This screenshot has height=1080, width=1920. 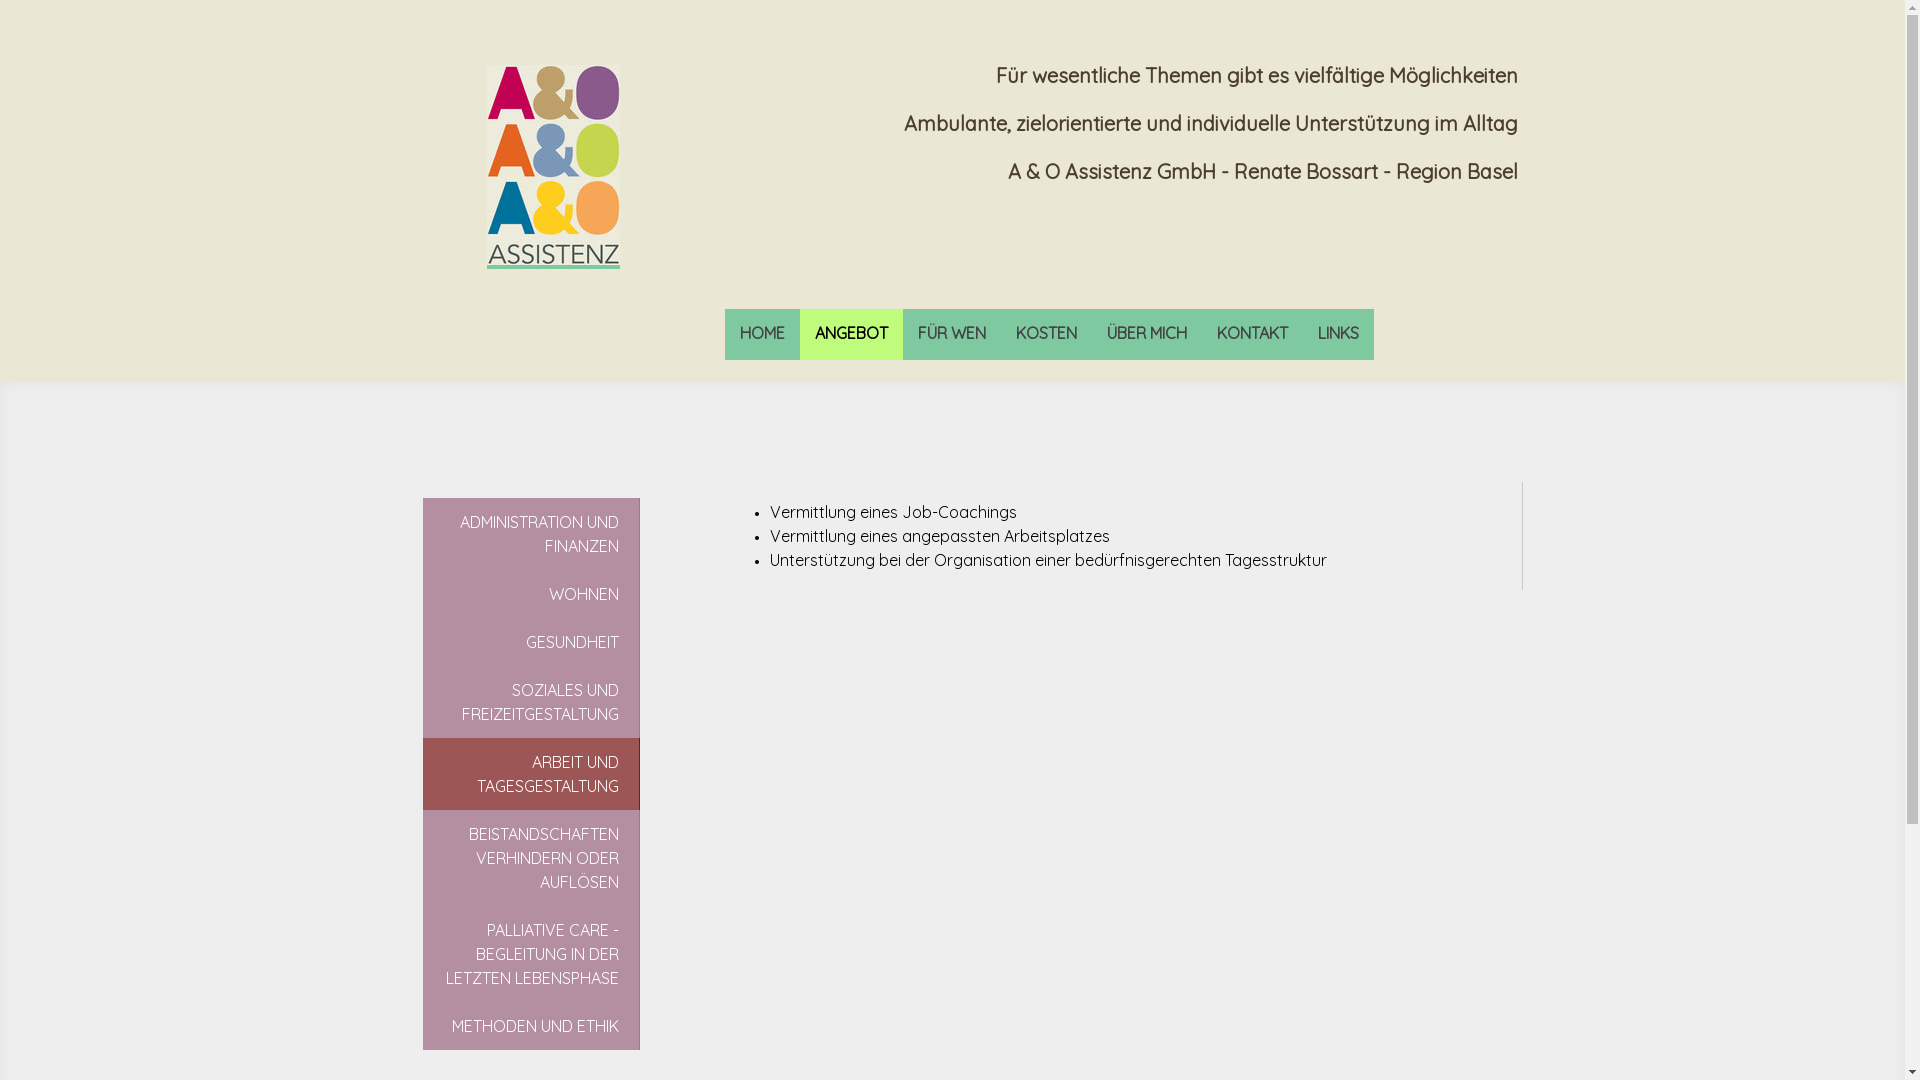 I want to click on 'ANGEBOT', so click(x=851, y=333).